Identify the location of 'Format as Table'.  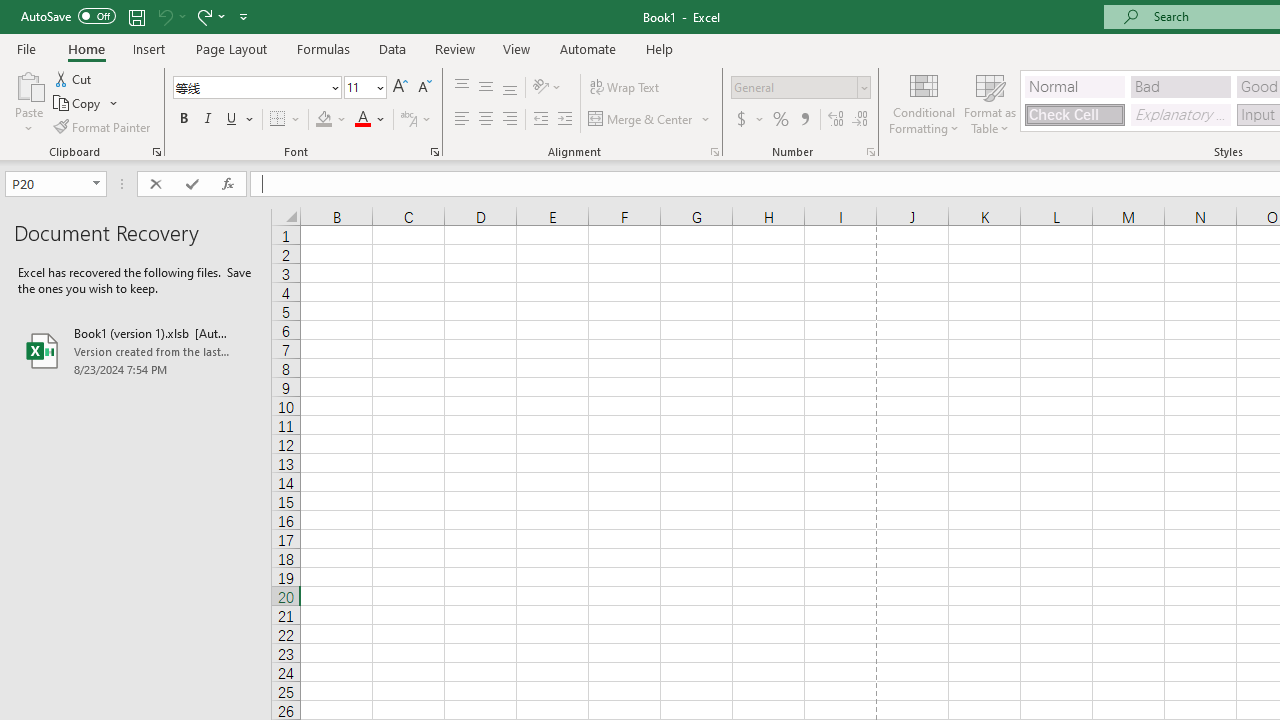
(990, 103).